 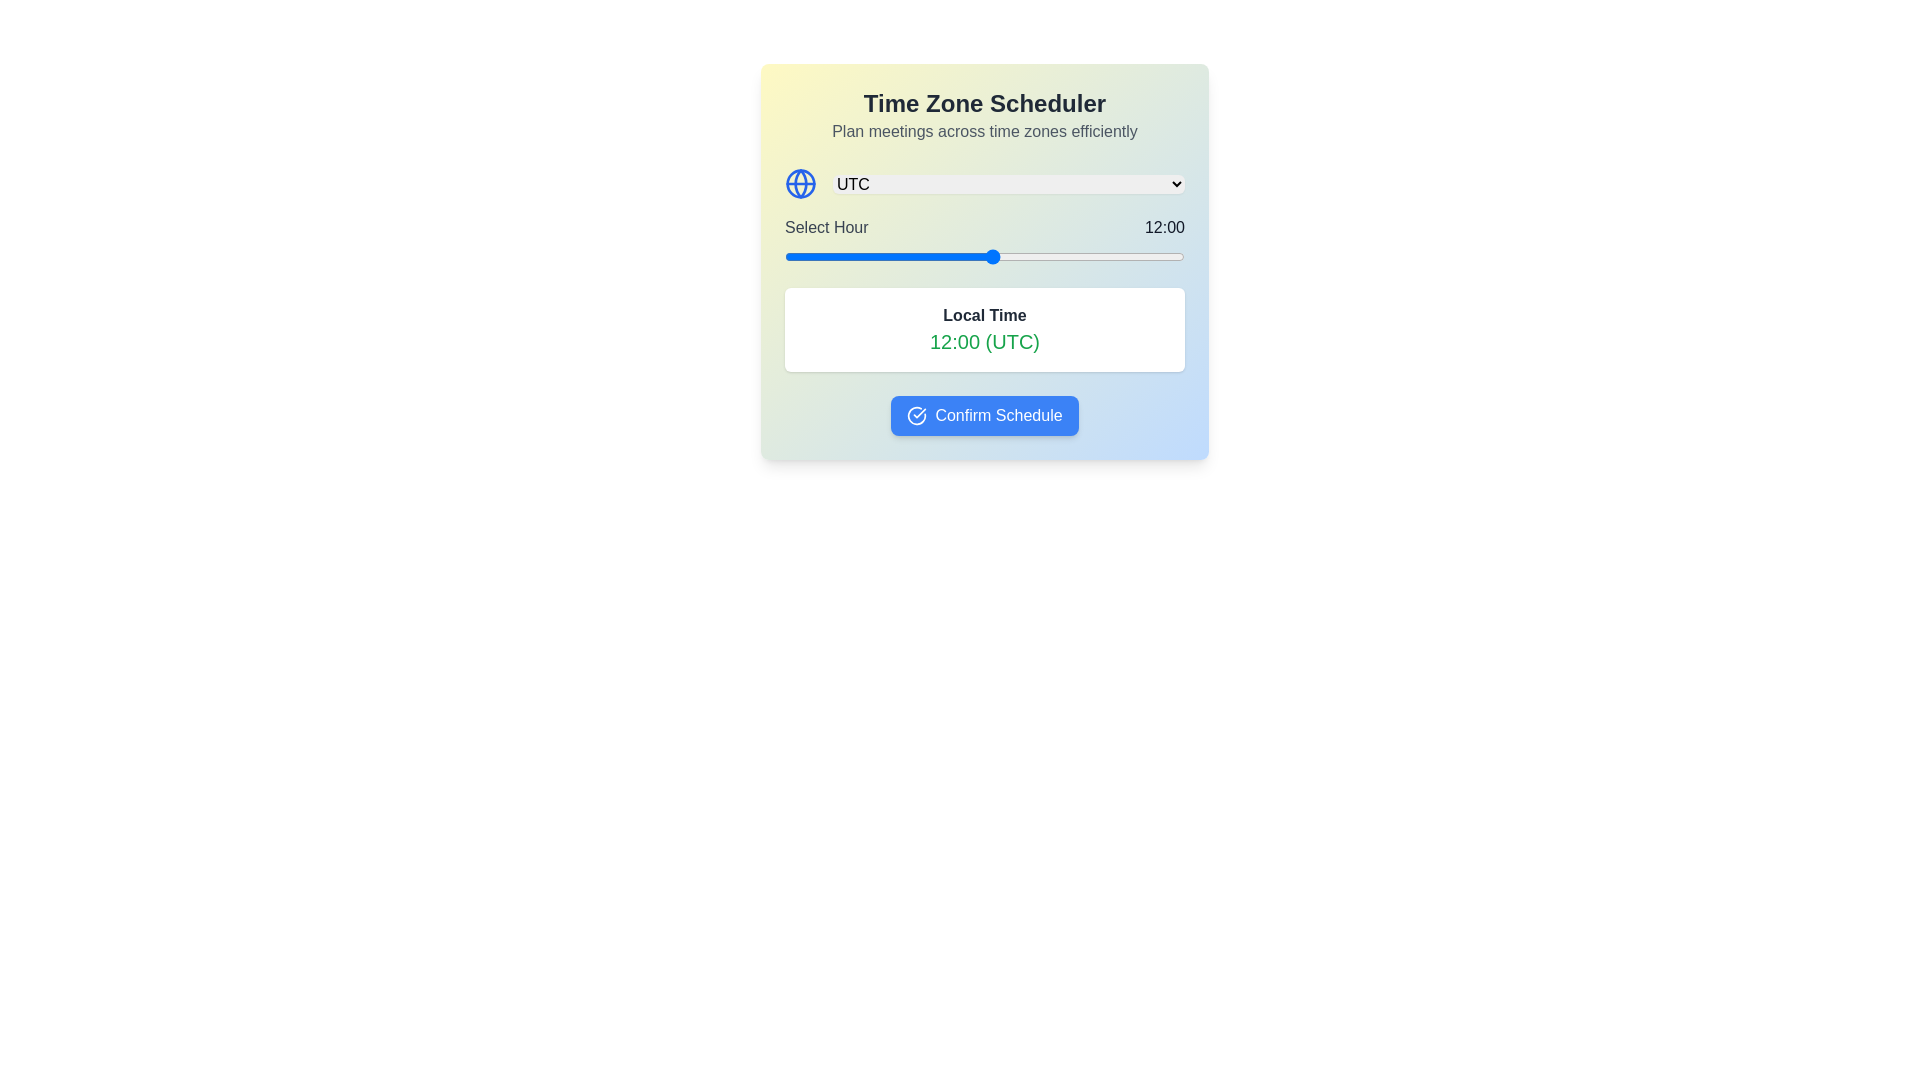 I want to click on the 'Confirm Schedule' button, which contains a circular checkmark SVG icon to its left, so click(x=916, y=415).